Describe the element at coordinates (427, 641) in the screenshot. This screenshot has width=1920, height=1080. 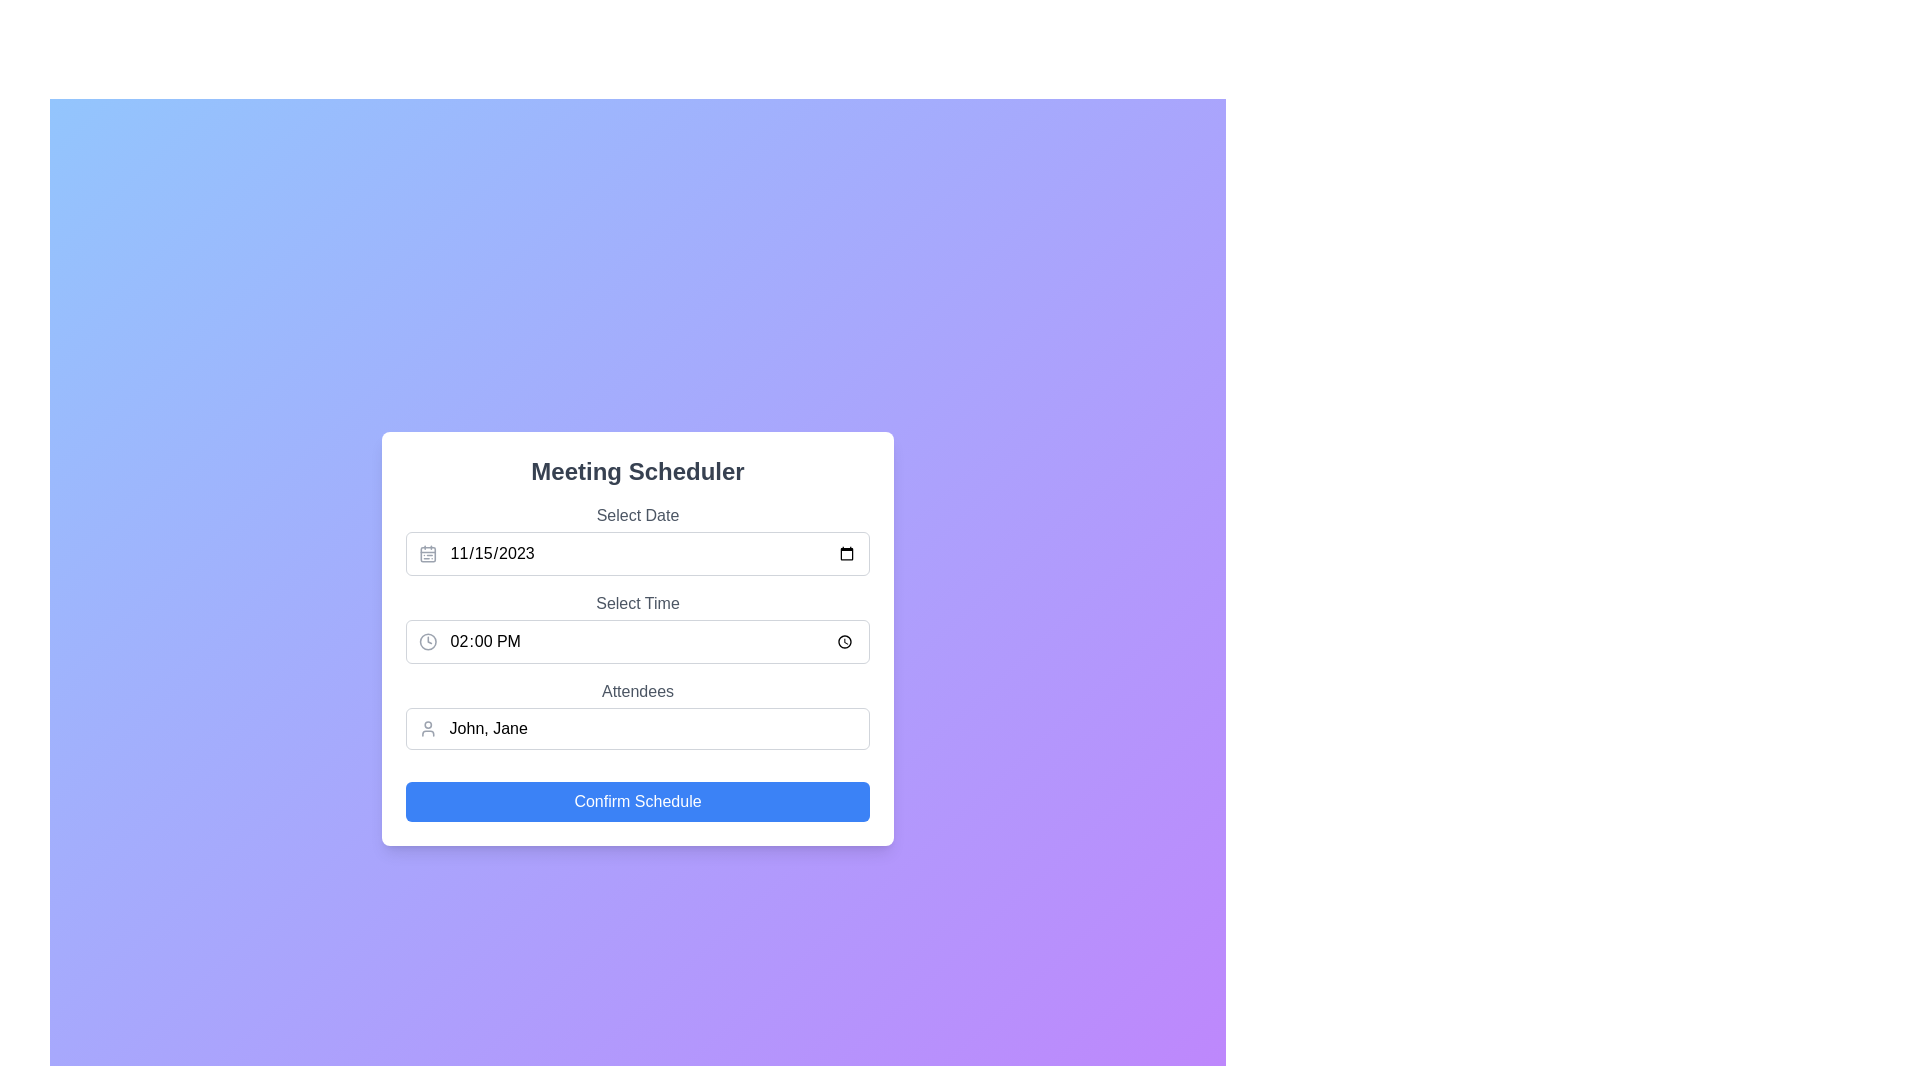
I see `the circular outline of the clock icon in the time selection section of the meeting scheduler card` at that location.